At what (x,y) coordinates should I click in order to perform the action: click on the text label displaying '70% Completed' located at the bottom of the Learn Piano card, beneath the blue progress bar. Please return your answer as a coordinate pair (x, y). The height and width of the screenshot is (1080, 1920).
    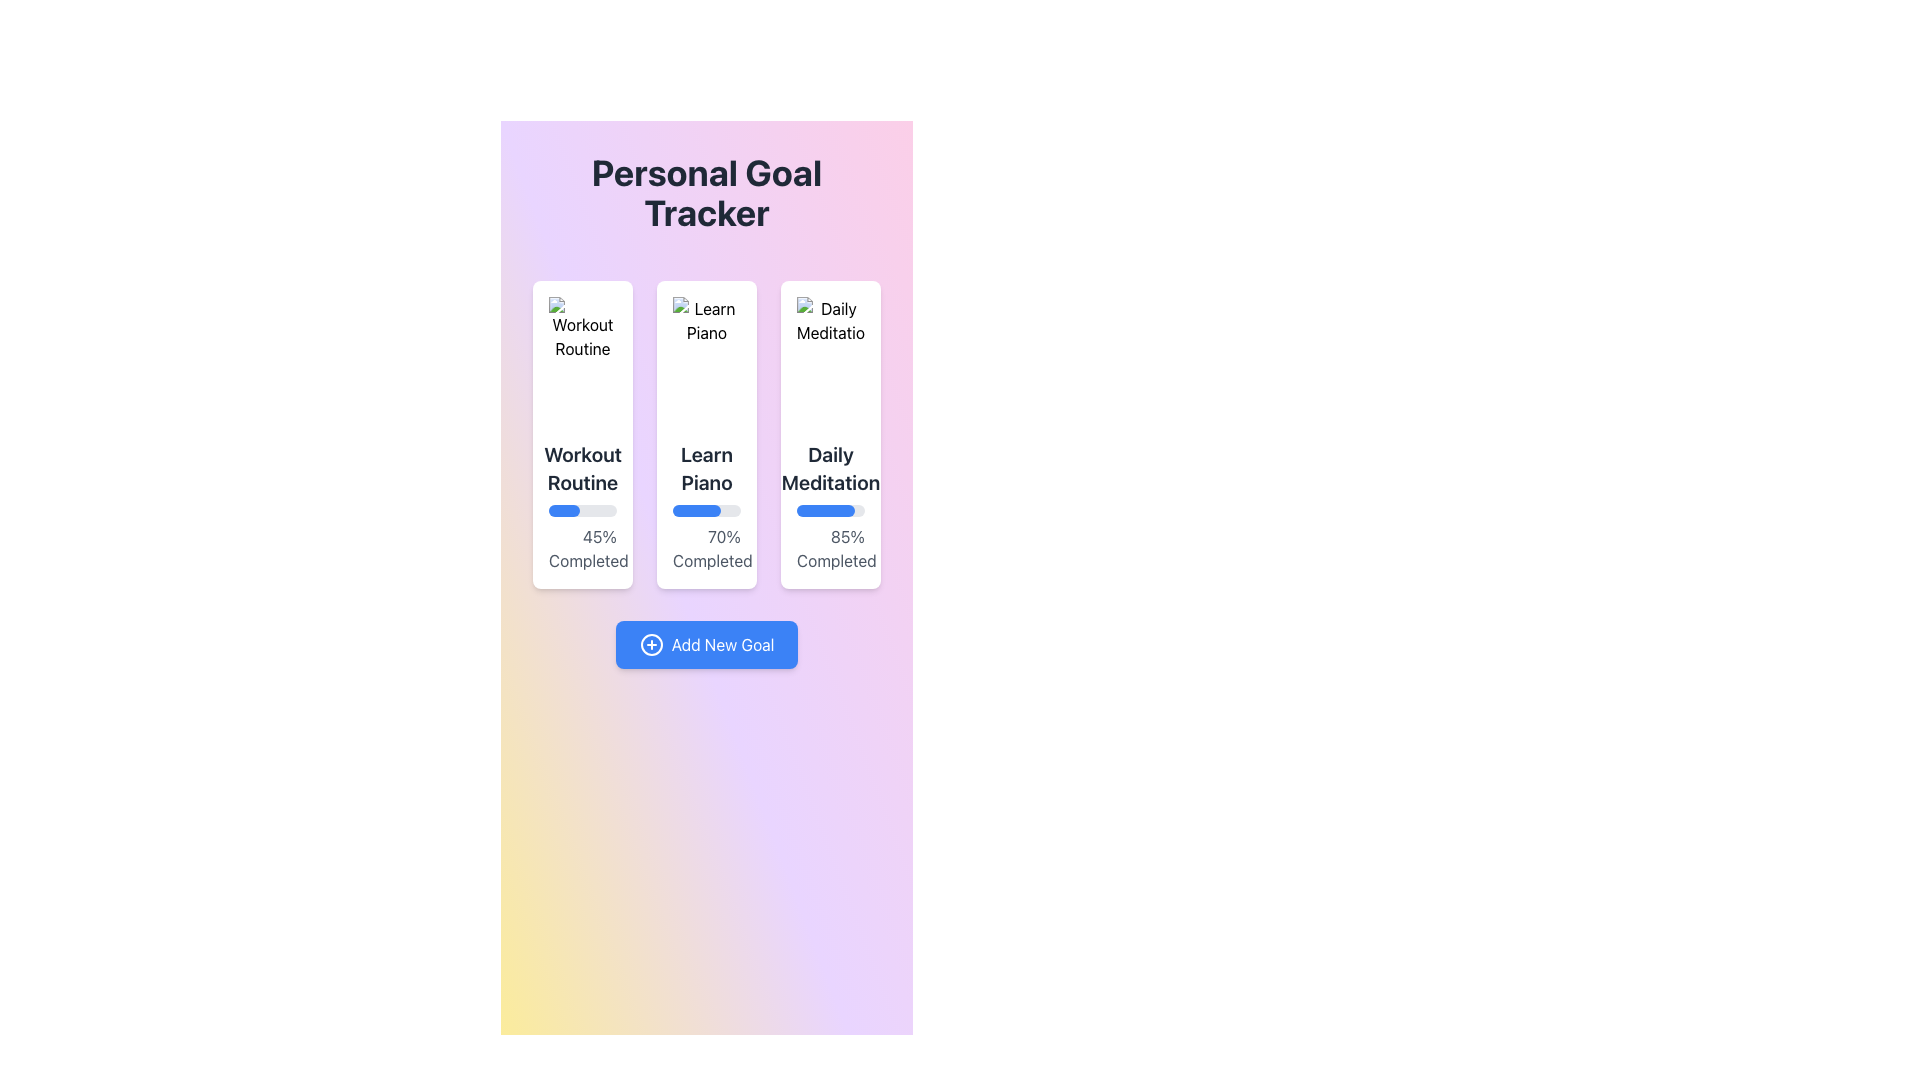
    Looking at the image, I should click on (706, 548).